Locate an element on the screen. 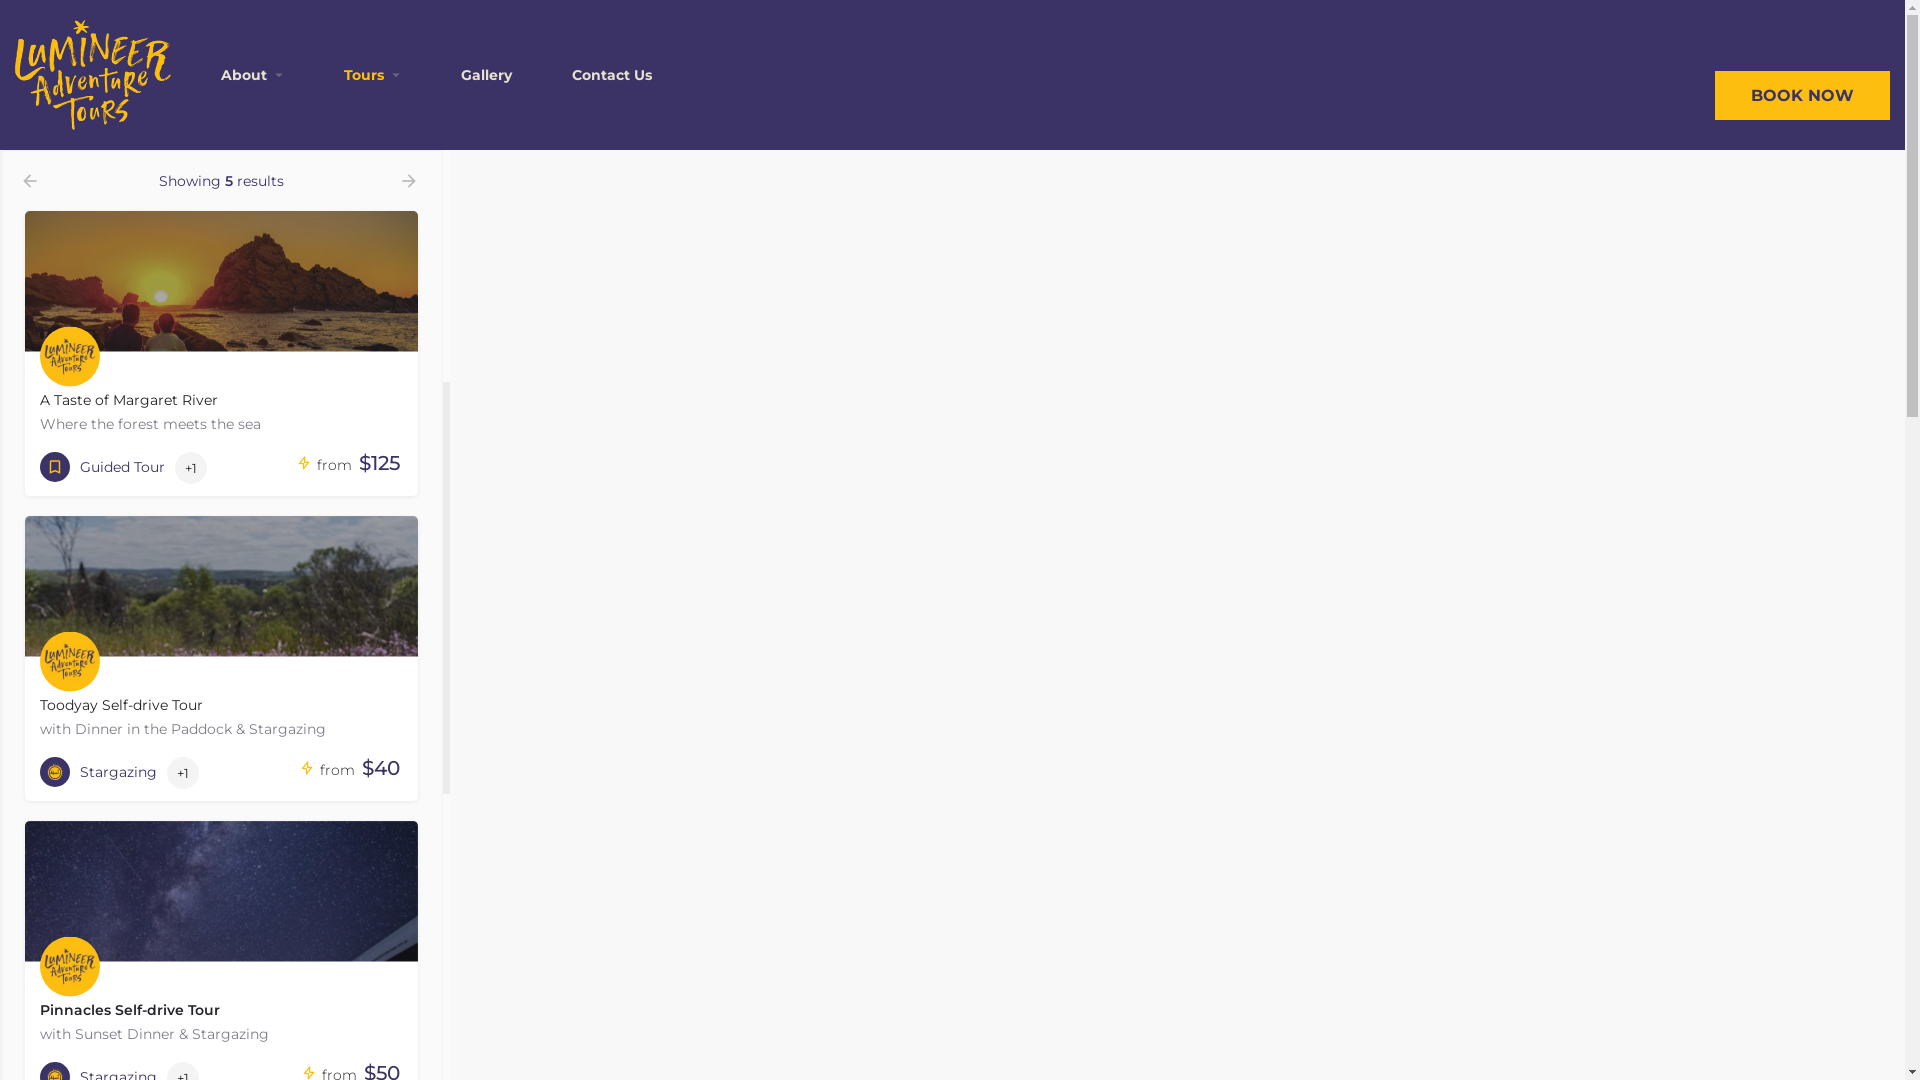 The image size is (1920, 1080). 'About' is located at coordinates (243, 73).